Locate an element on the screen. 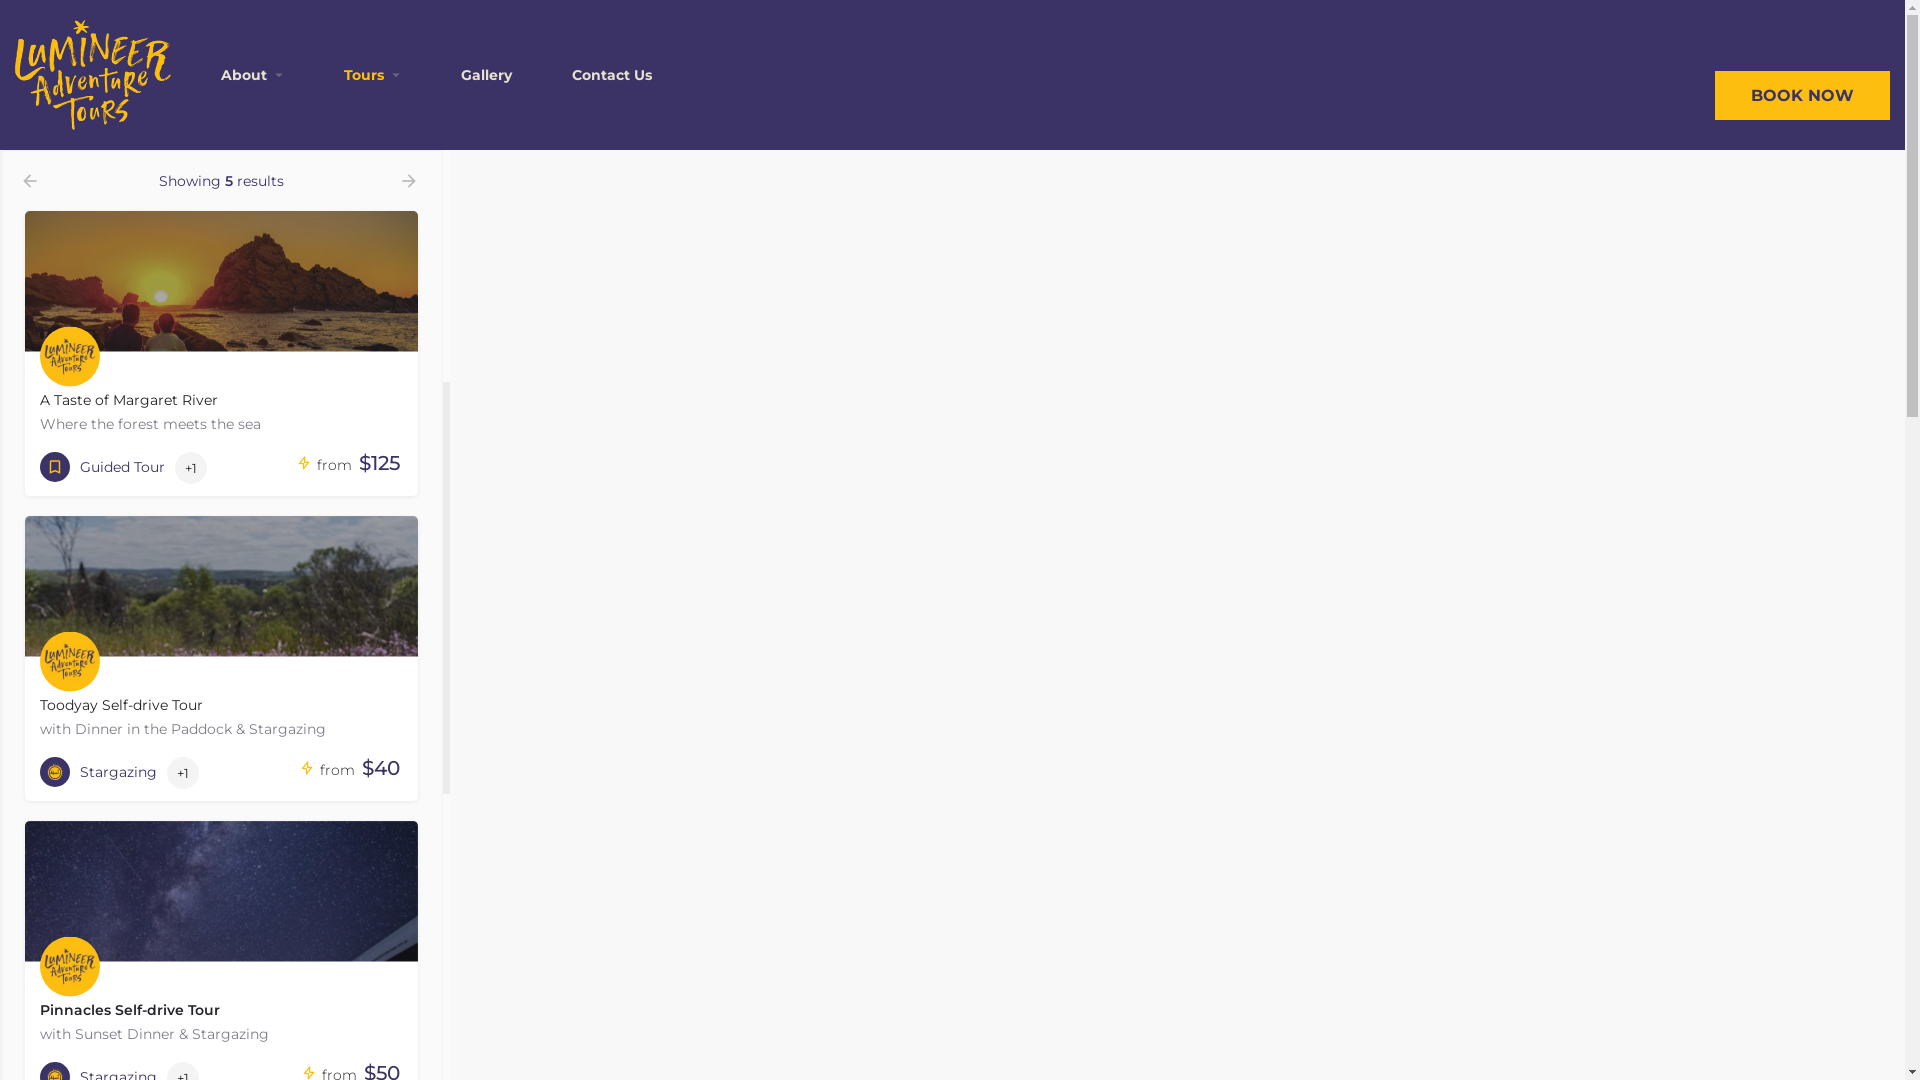 The image size is (1920, 1080). 'About' is located at coordinates (243, 73).